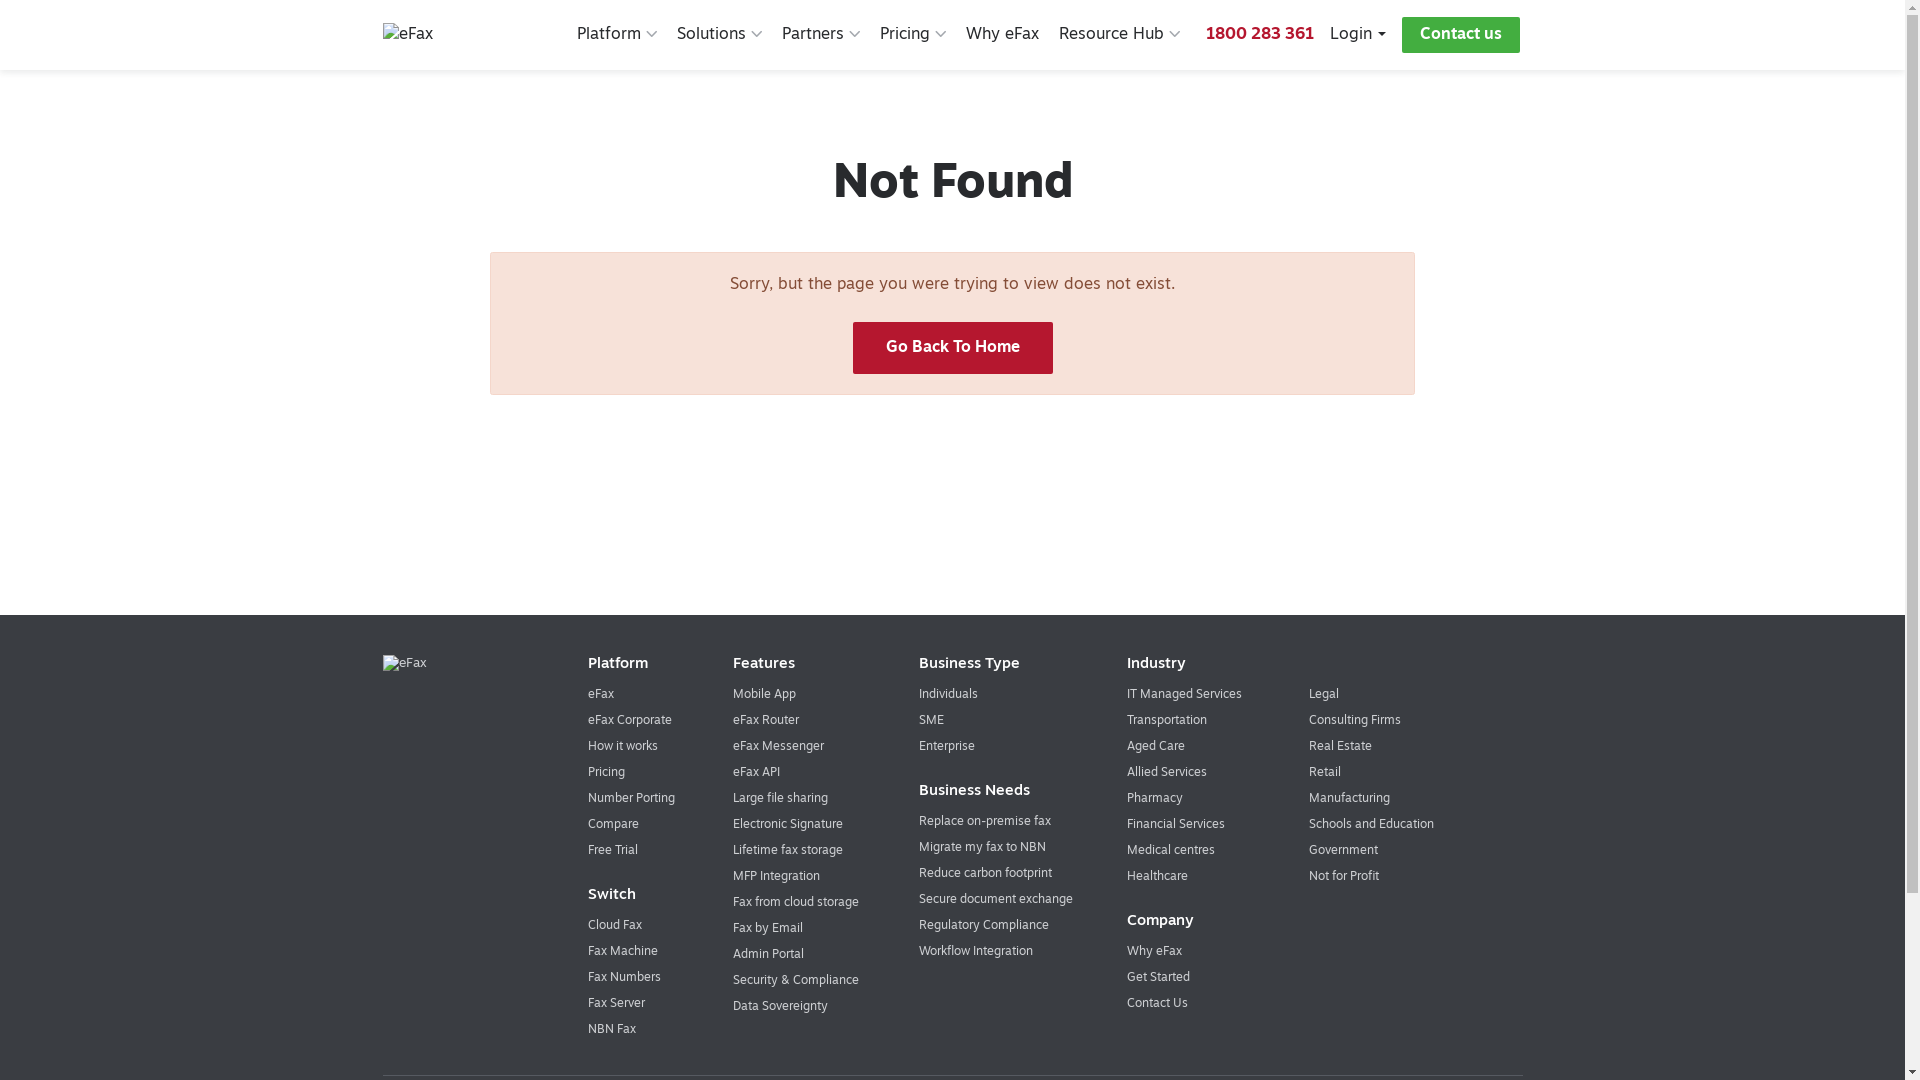 The image size is (1920, 1080). Describe the element at coordinates (1460, 34) in the screenshot. I see `'Contact us'` at that location.